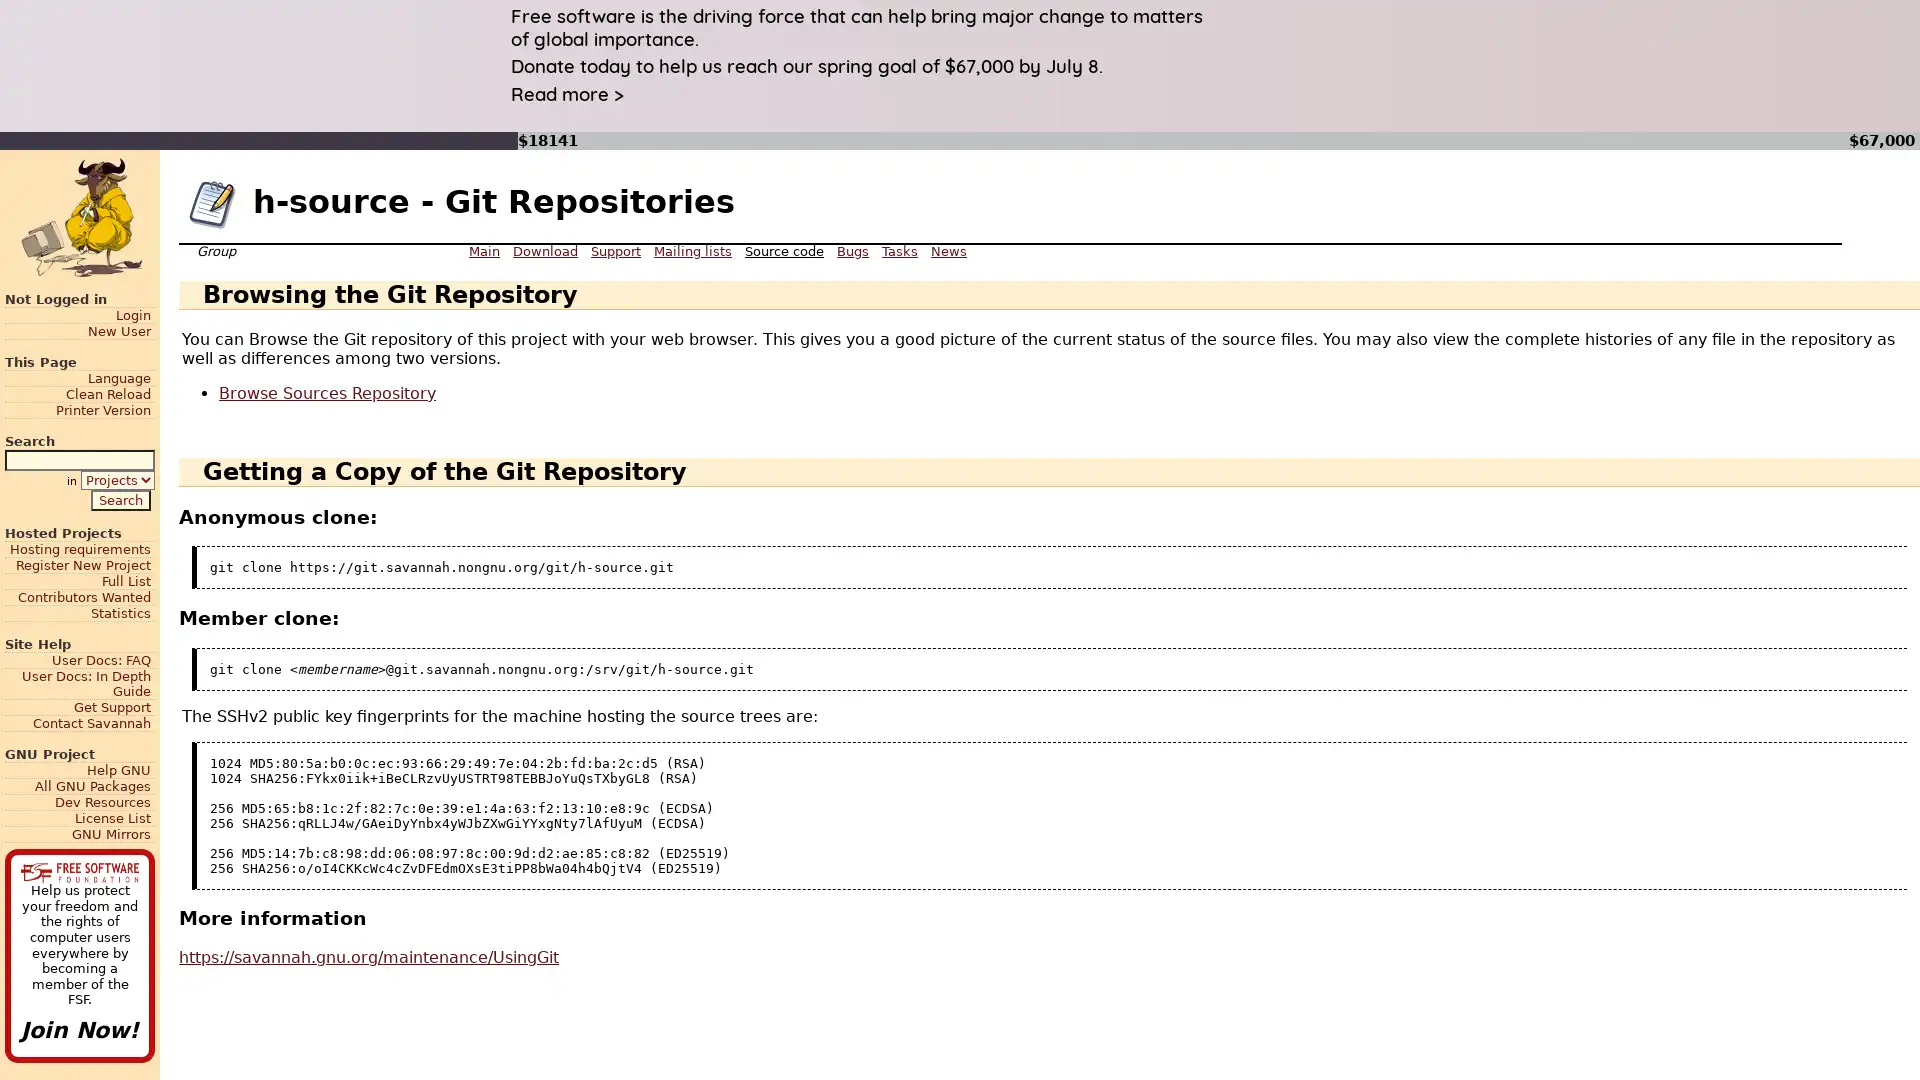 The image size is (1920, 1080). Describe the element at coordinates (119, 498) in the screenshot. I see `Search` at that location.